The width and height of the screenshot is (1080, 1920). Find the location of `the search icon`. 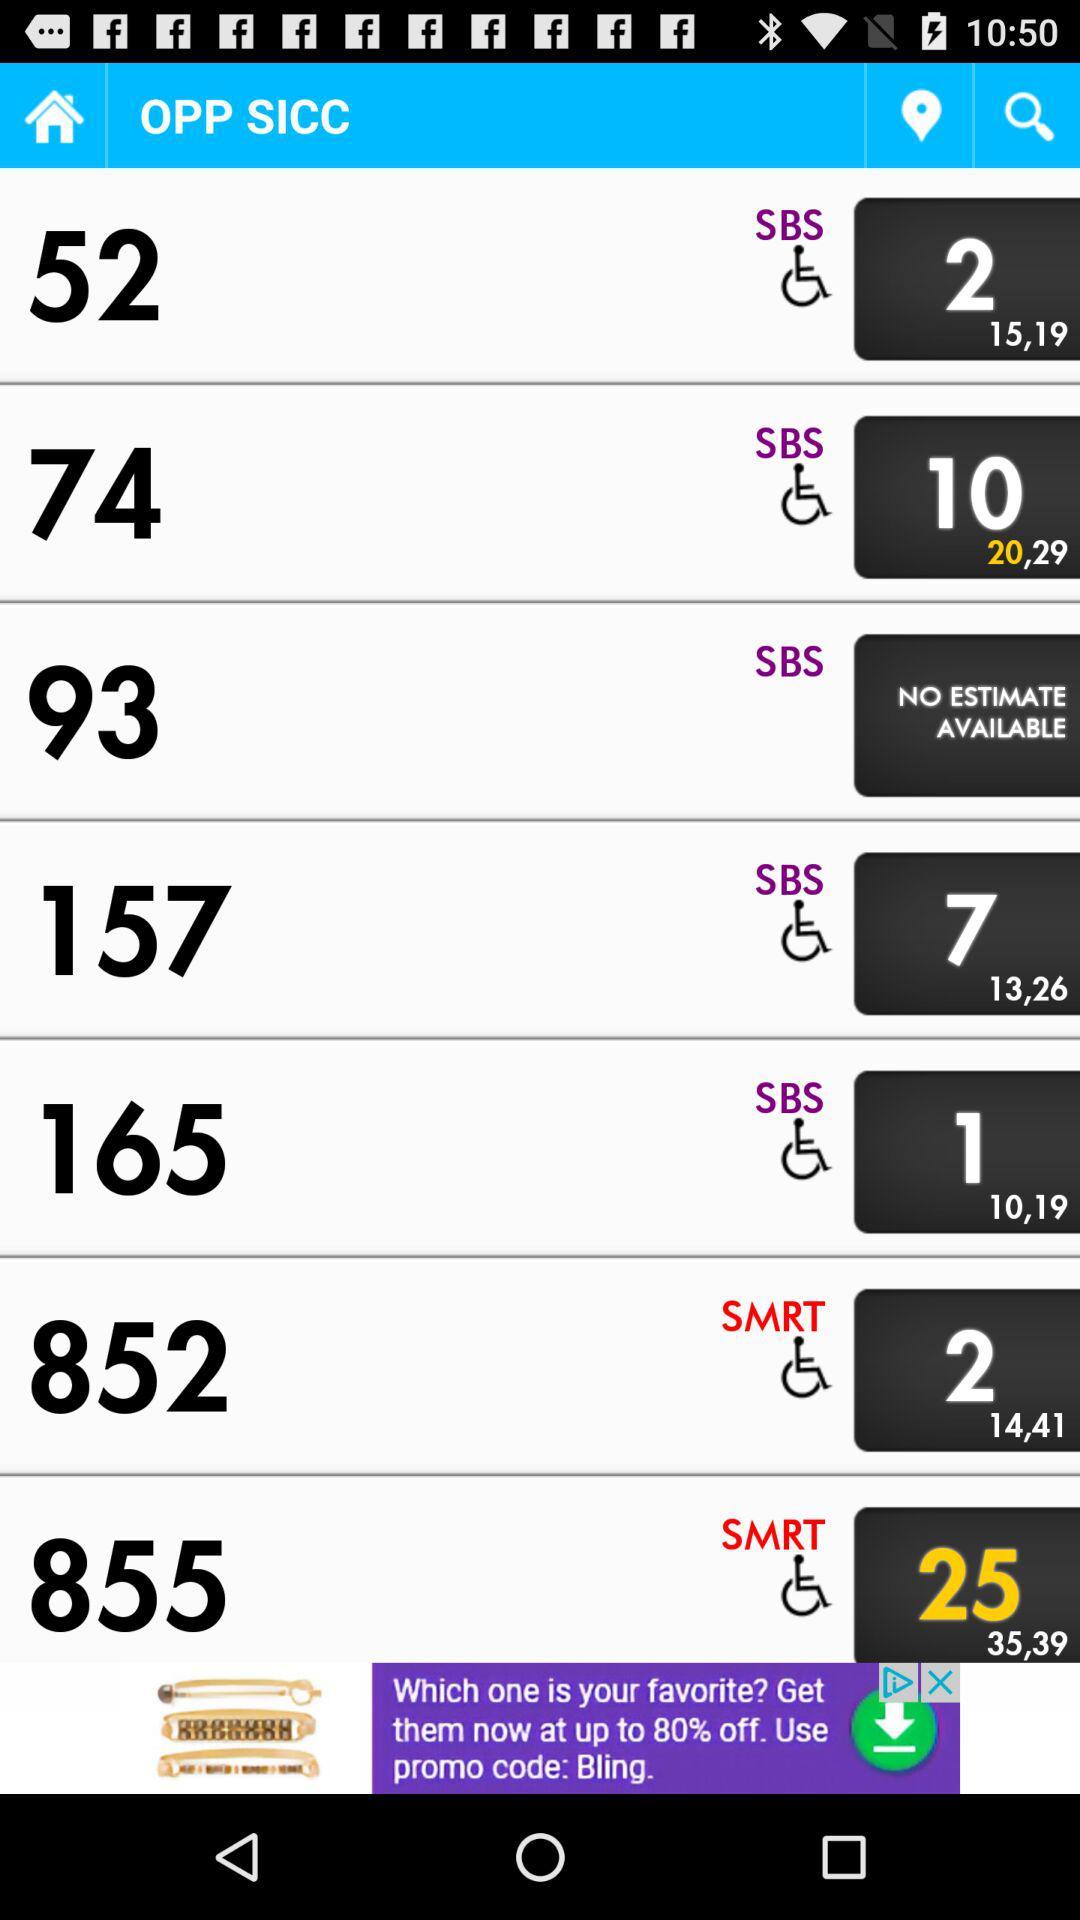

the search icon is located at coordinates (1027, 122).